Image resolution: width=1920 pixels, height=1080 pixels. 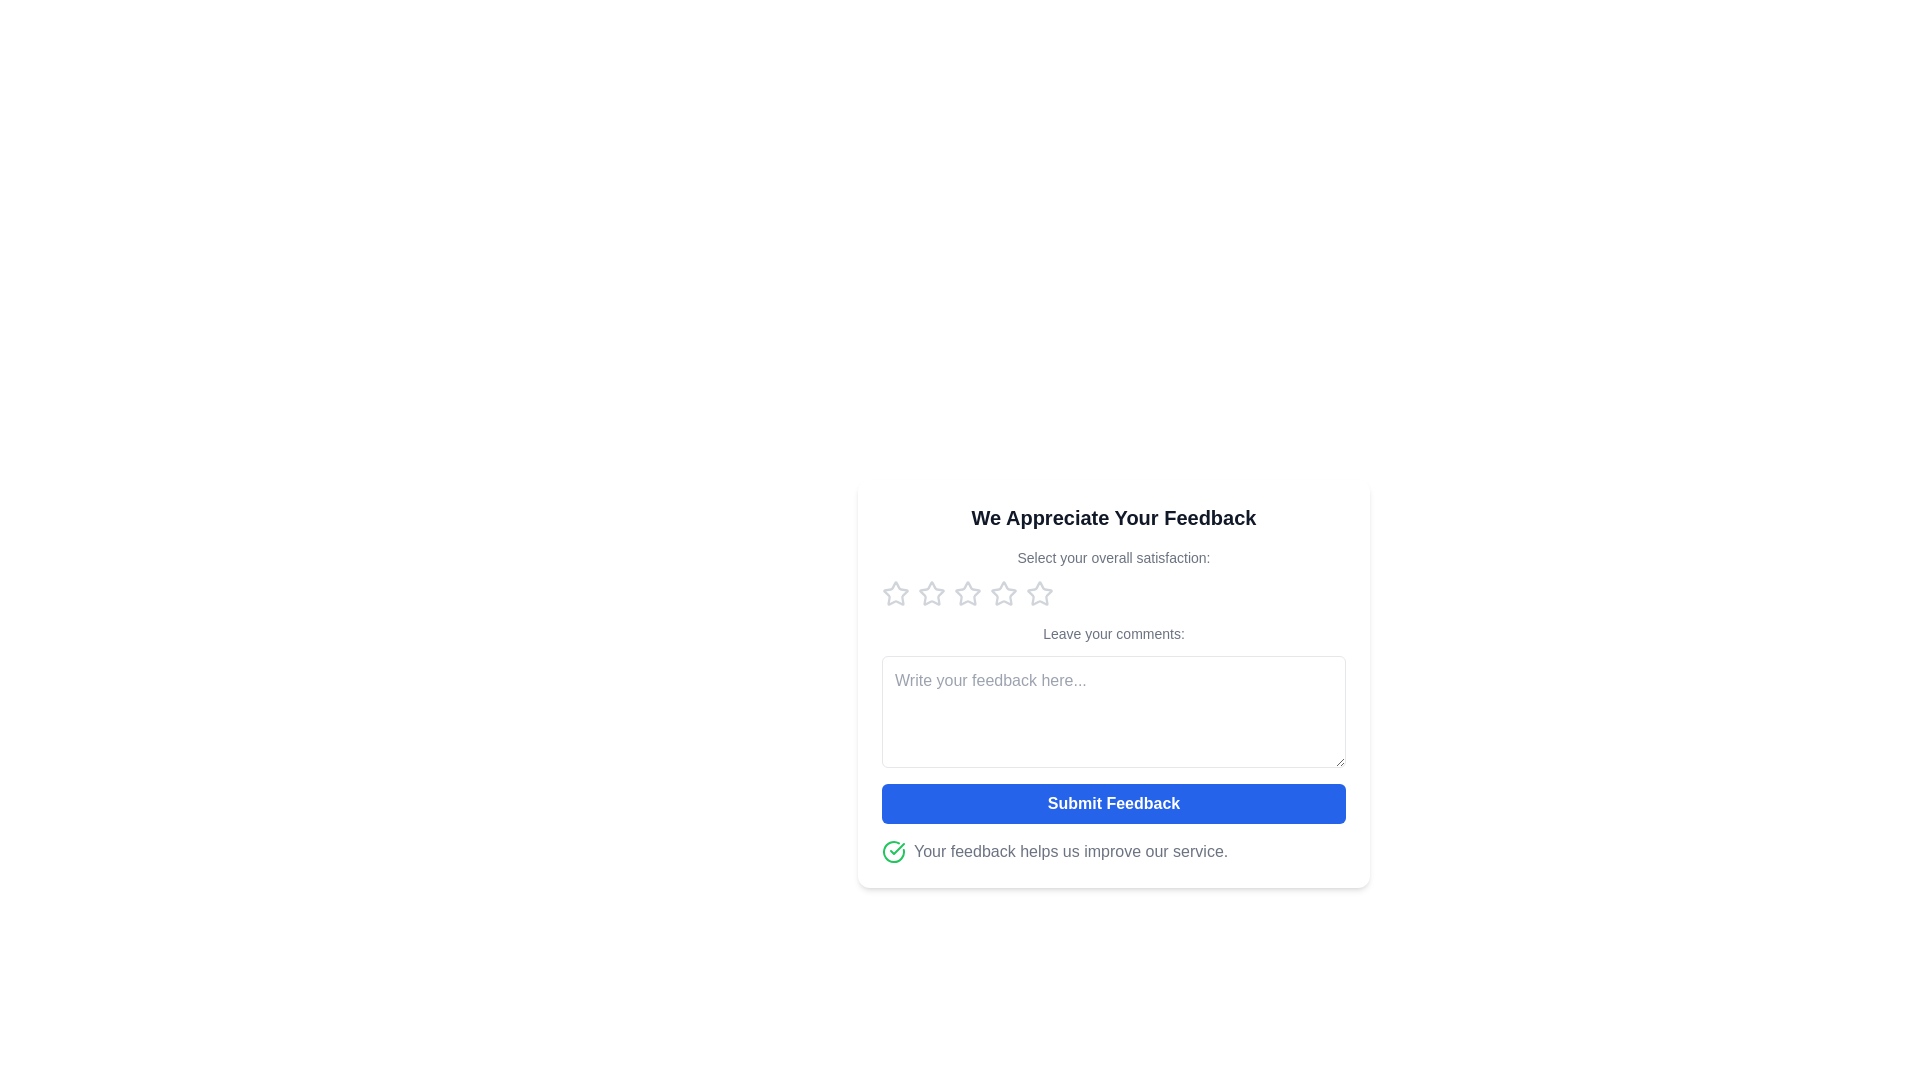 I want to click on the informational text label that guides the user to provide a rating for their satisfaction, located below the heading 'We Appreciate Your Feedback' and above the rating star icons, so click(x=1112, y=558).